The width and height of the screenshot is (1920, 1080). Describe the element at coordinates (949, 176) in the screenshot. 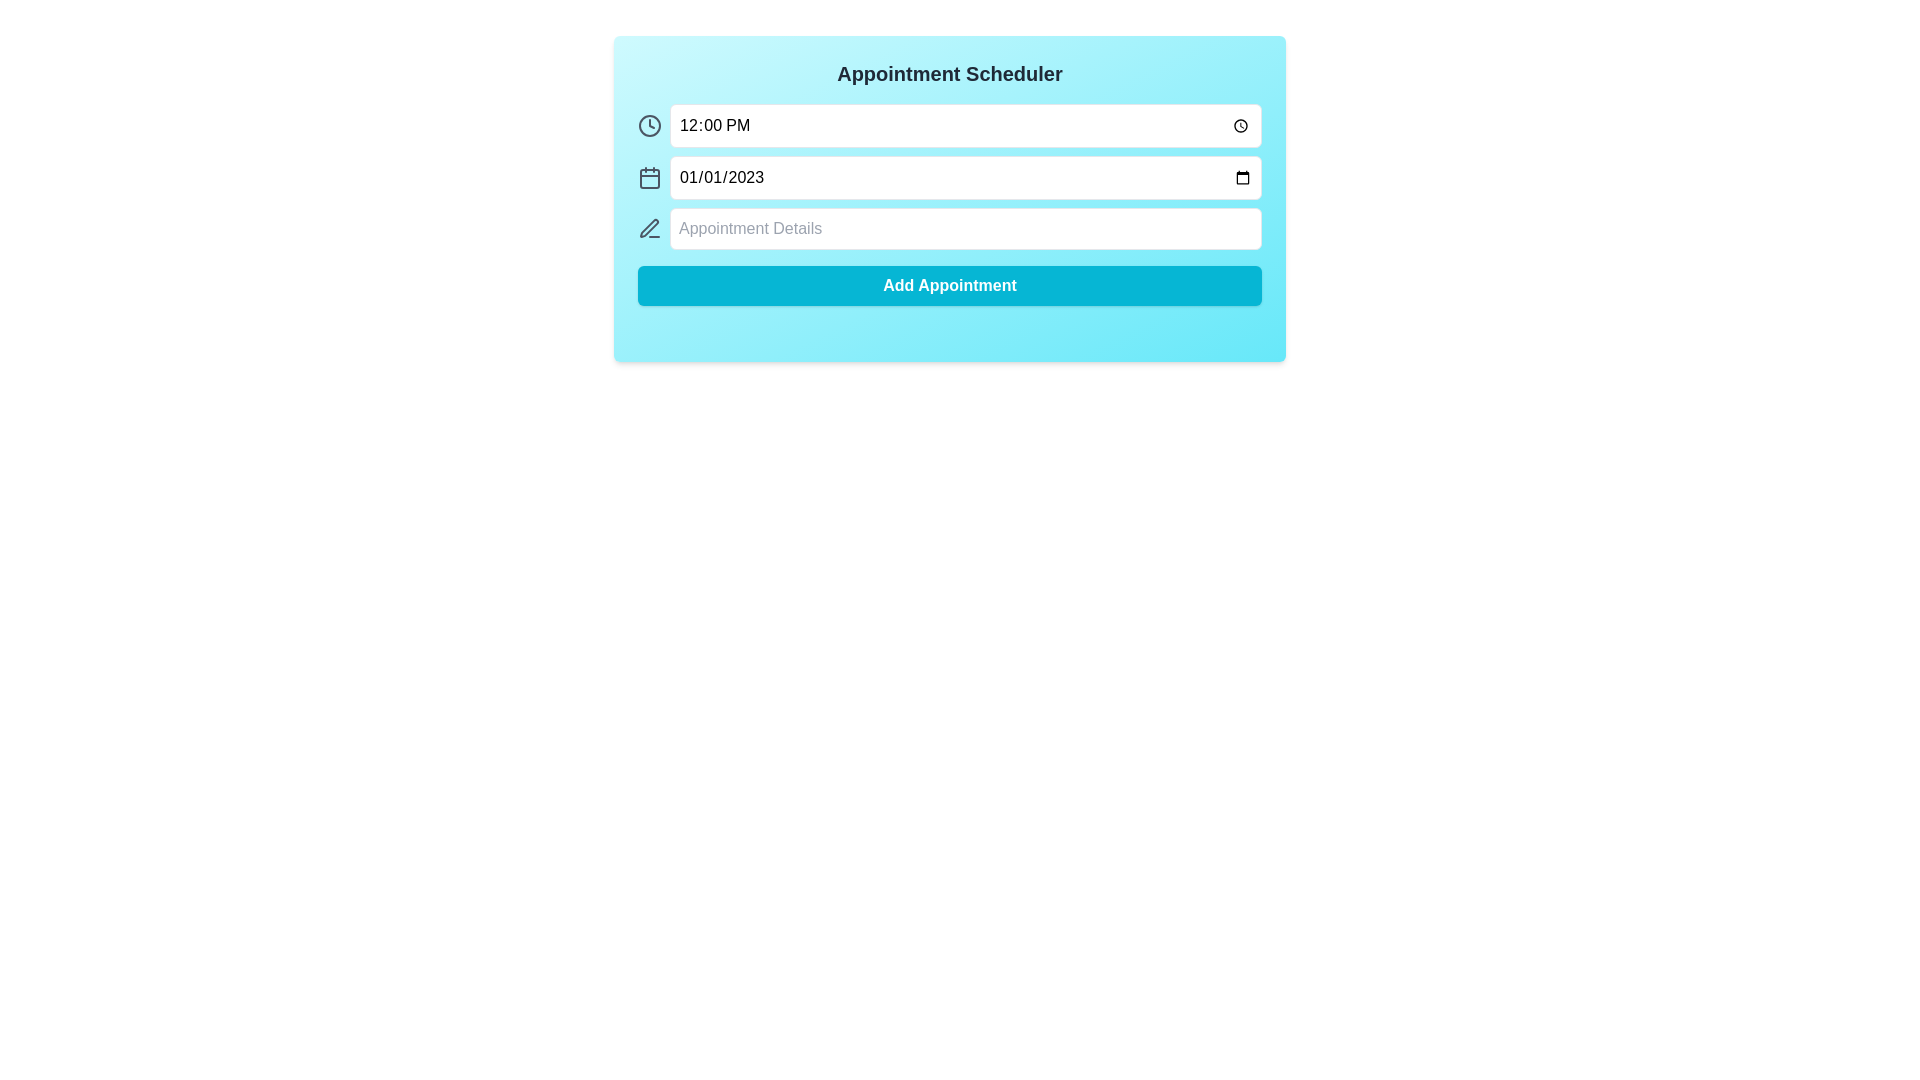

I see `the Date input field, which is the second input field in the form located in the middle` at that location.